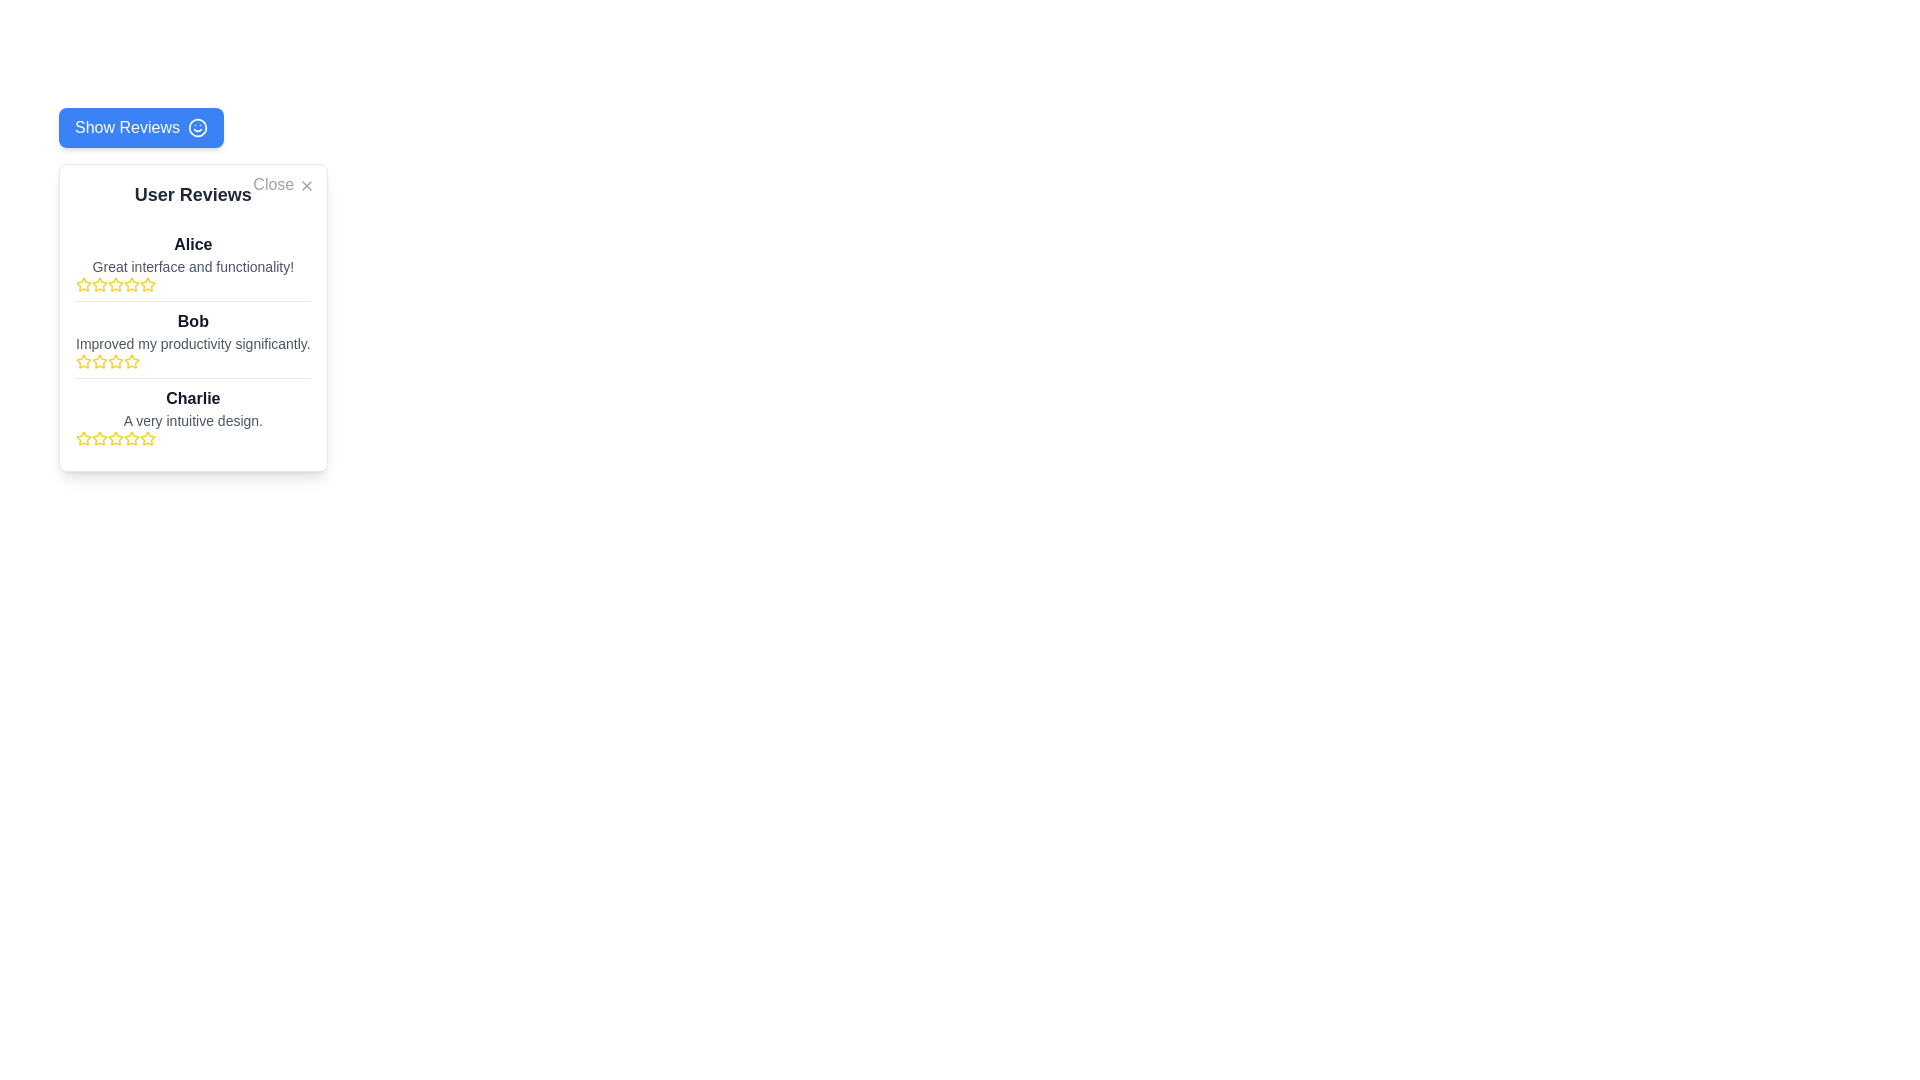  I want to click on the first star icon representing Charlie's review, so click(82, 437).